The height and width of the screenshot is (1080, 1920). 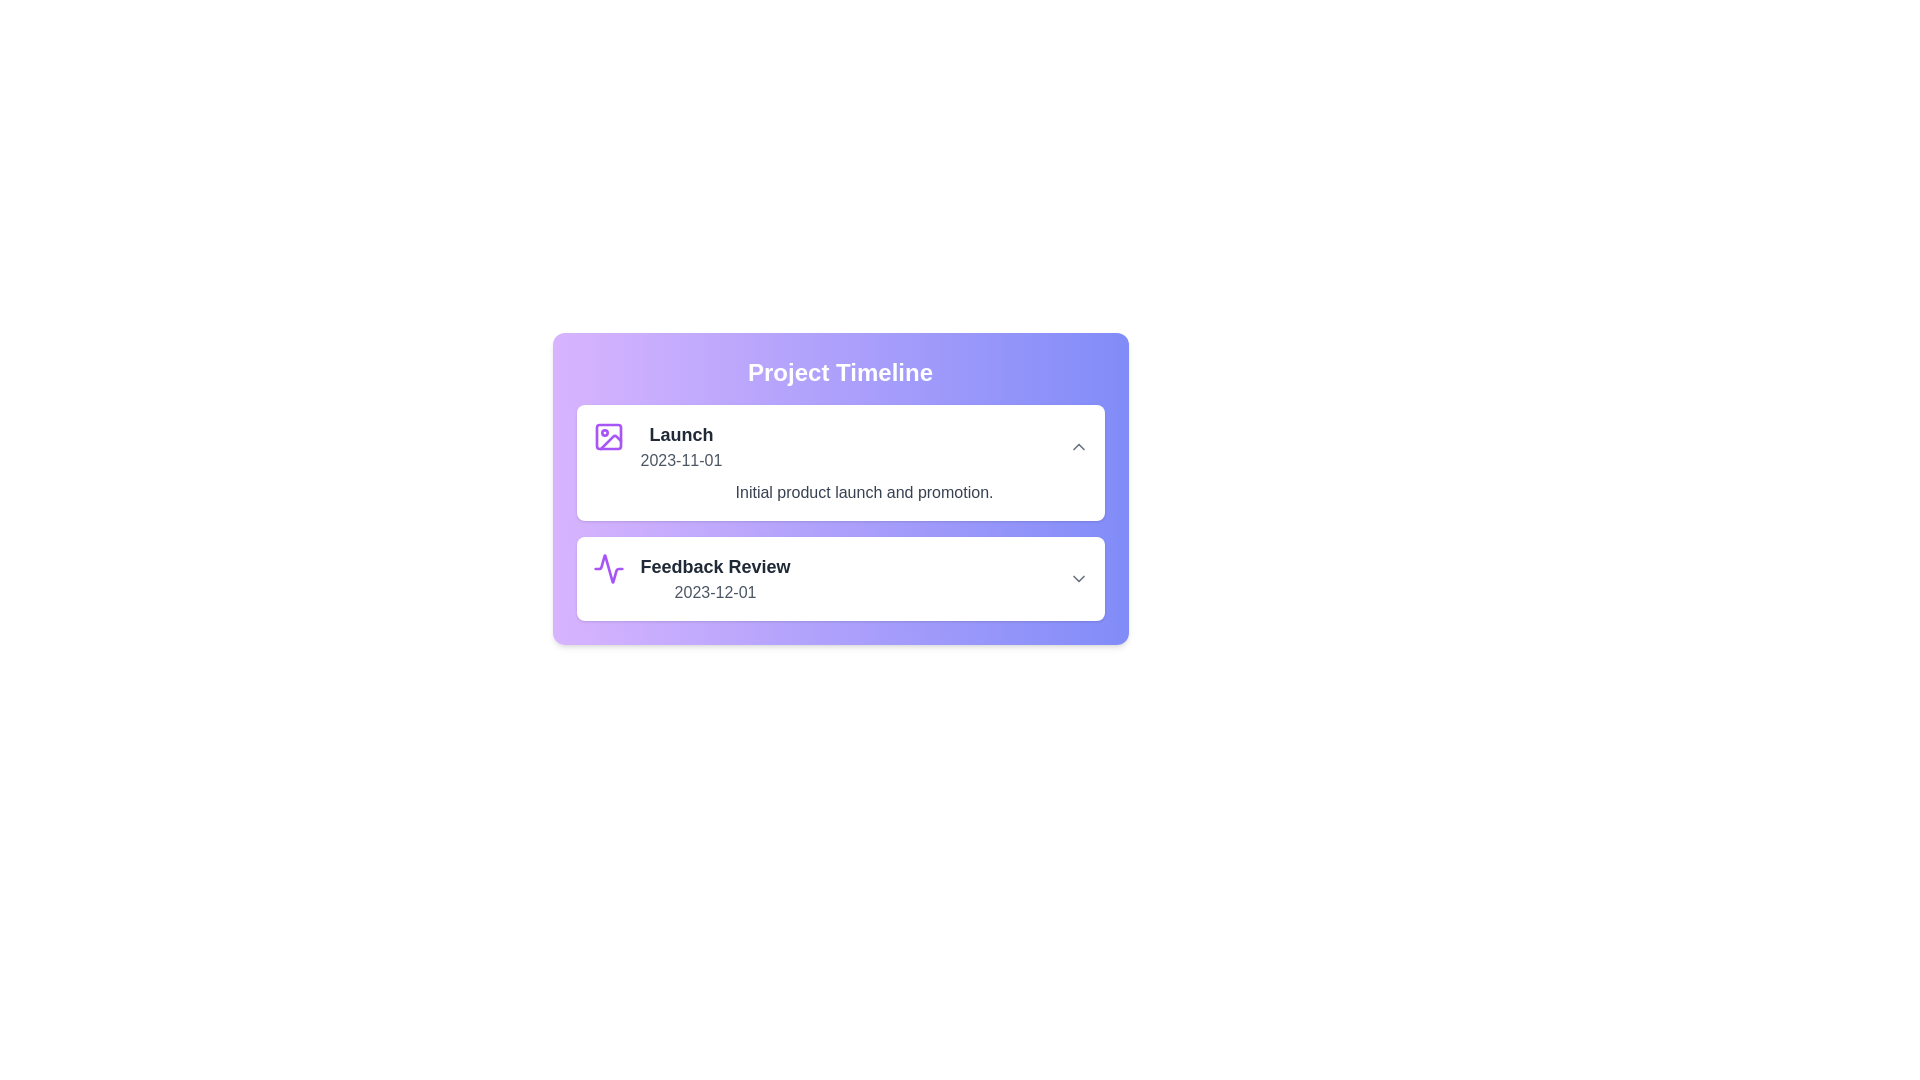 What do you see at coordinates (715, 592) in the screenshot?
I see `date '2023-12-01' displayed in the text label under the 'Feedback Review' section of the 'Project Timeline' interface` at bounding box center [715, 592].